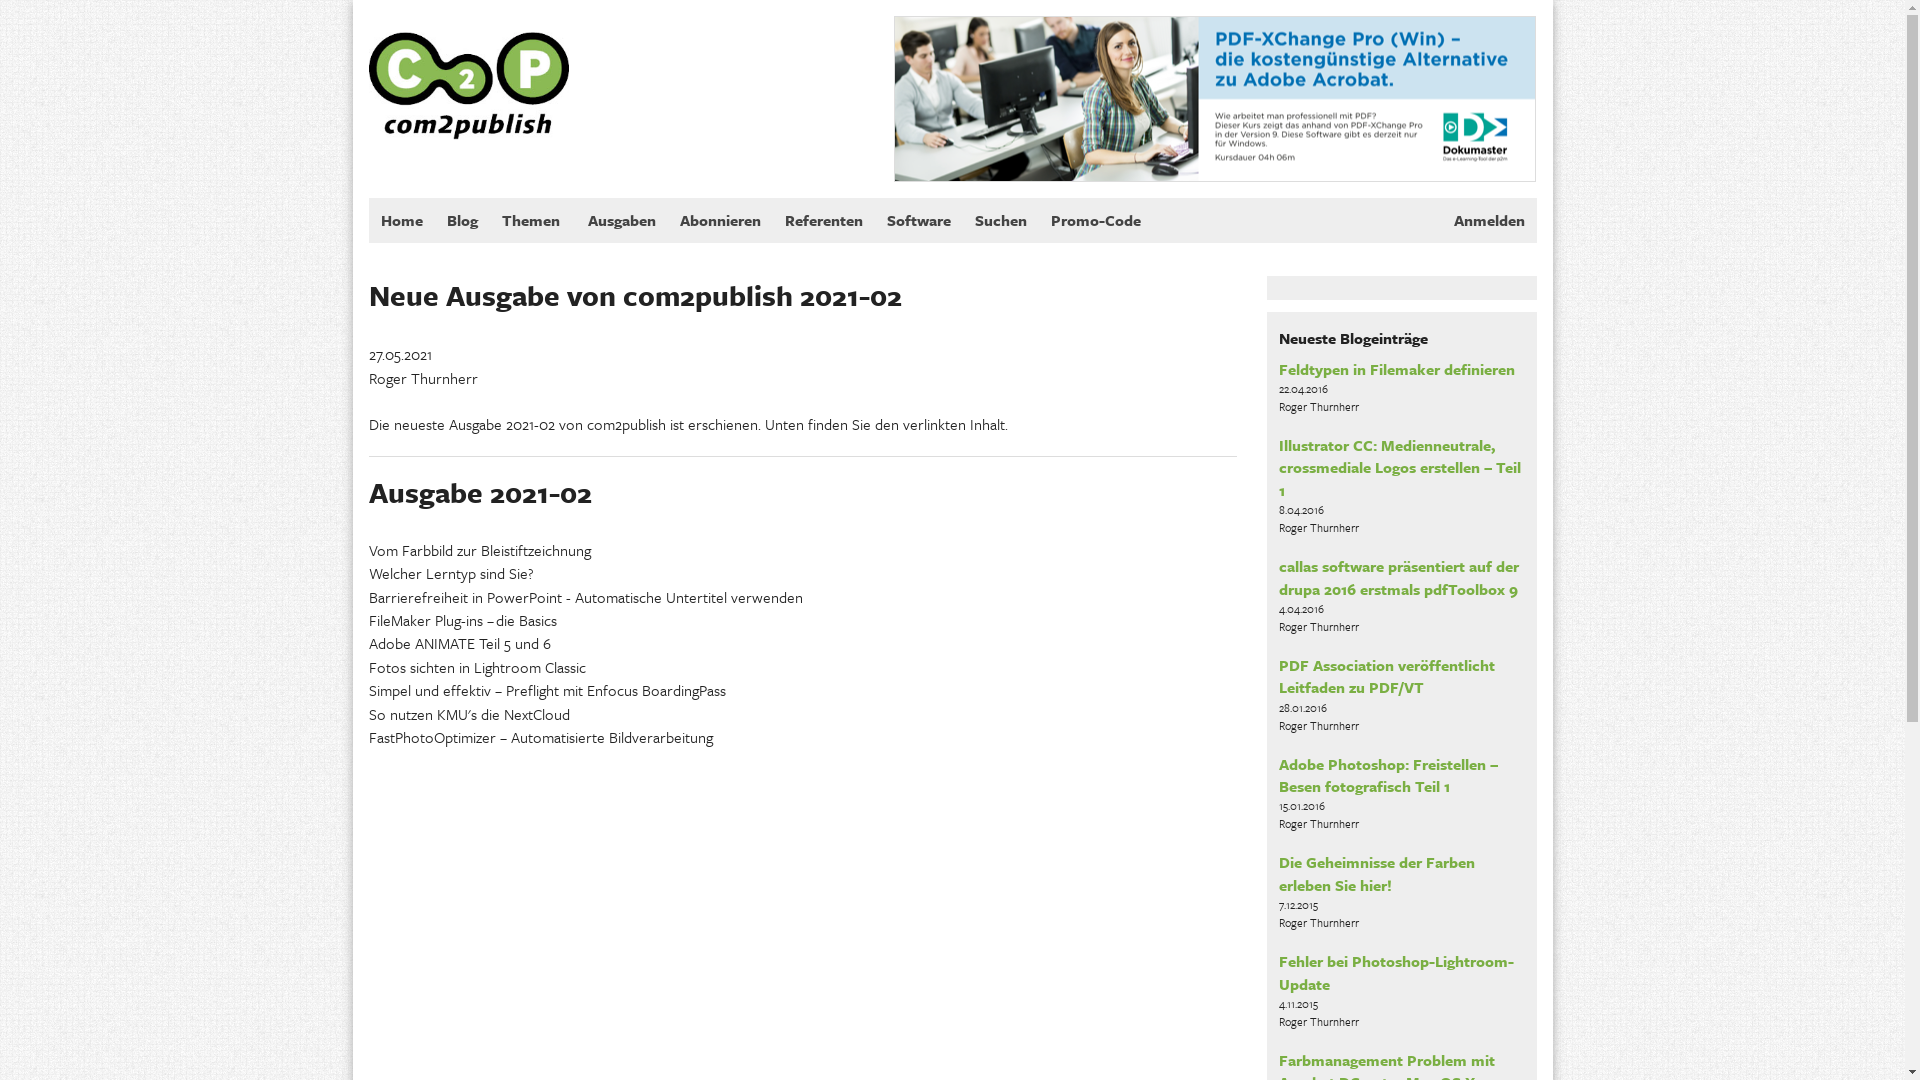  I want to click on 'Adobe ANIMATE Teil 5 und 6', so click(458, 643).